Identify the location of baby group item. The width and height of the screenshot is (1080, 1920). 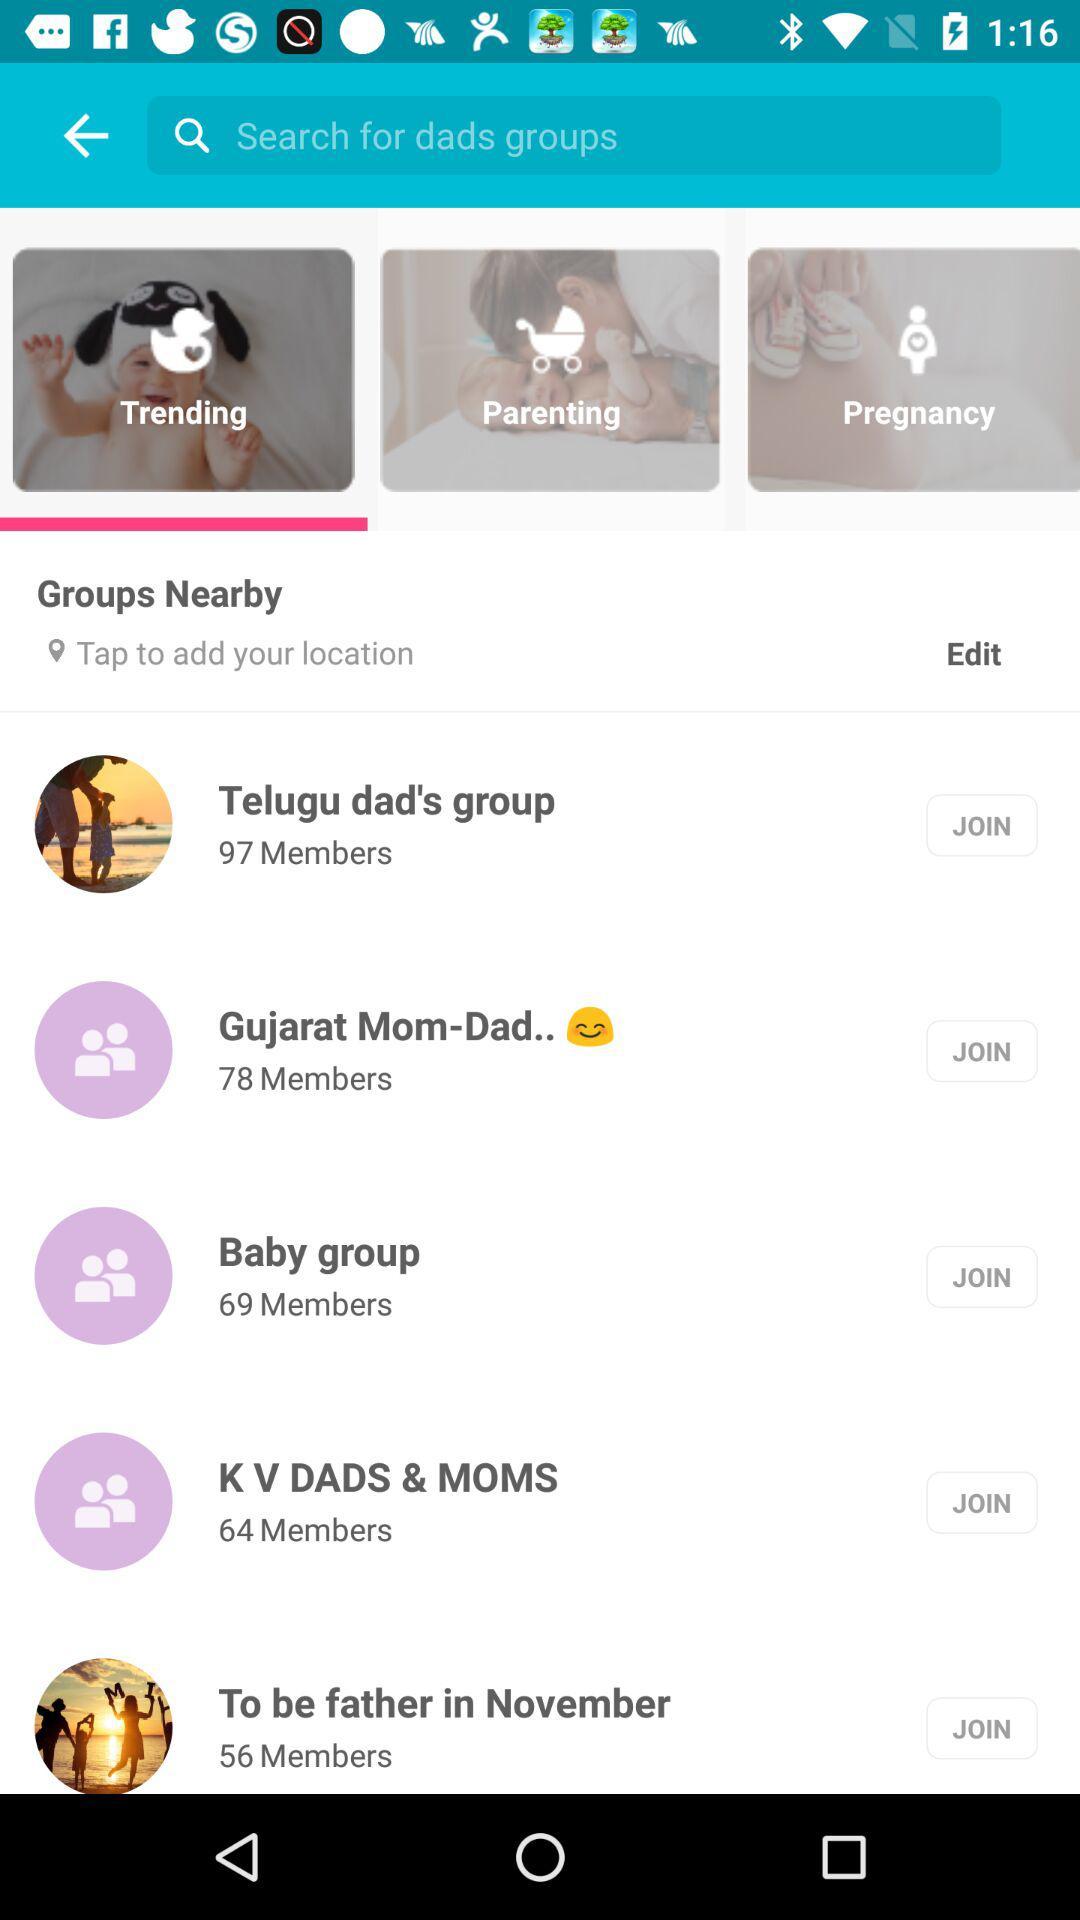
(318, 1249).